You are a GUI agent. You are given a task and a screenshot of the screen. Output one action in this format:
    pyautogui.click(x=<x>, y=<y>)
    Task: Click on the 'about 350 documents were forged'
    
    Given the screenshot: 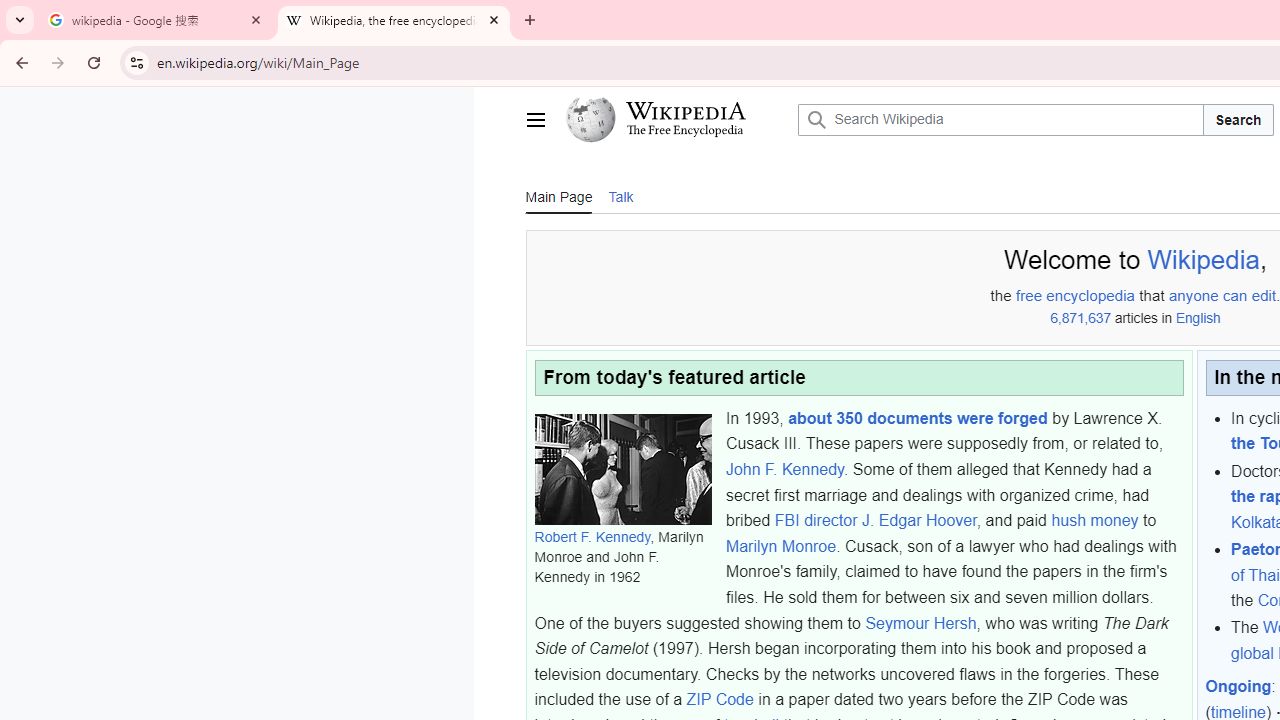 What is the action you would take?
    pyautogui.click(x=917, y=416)
    